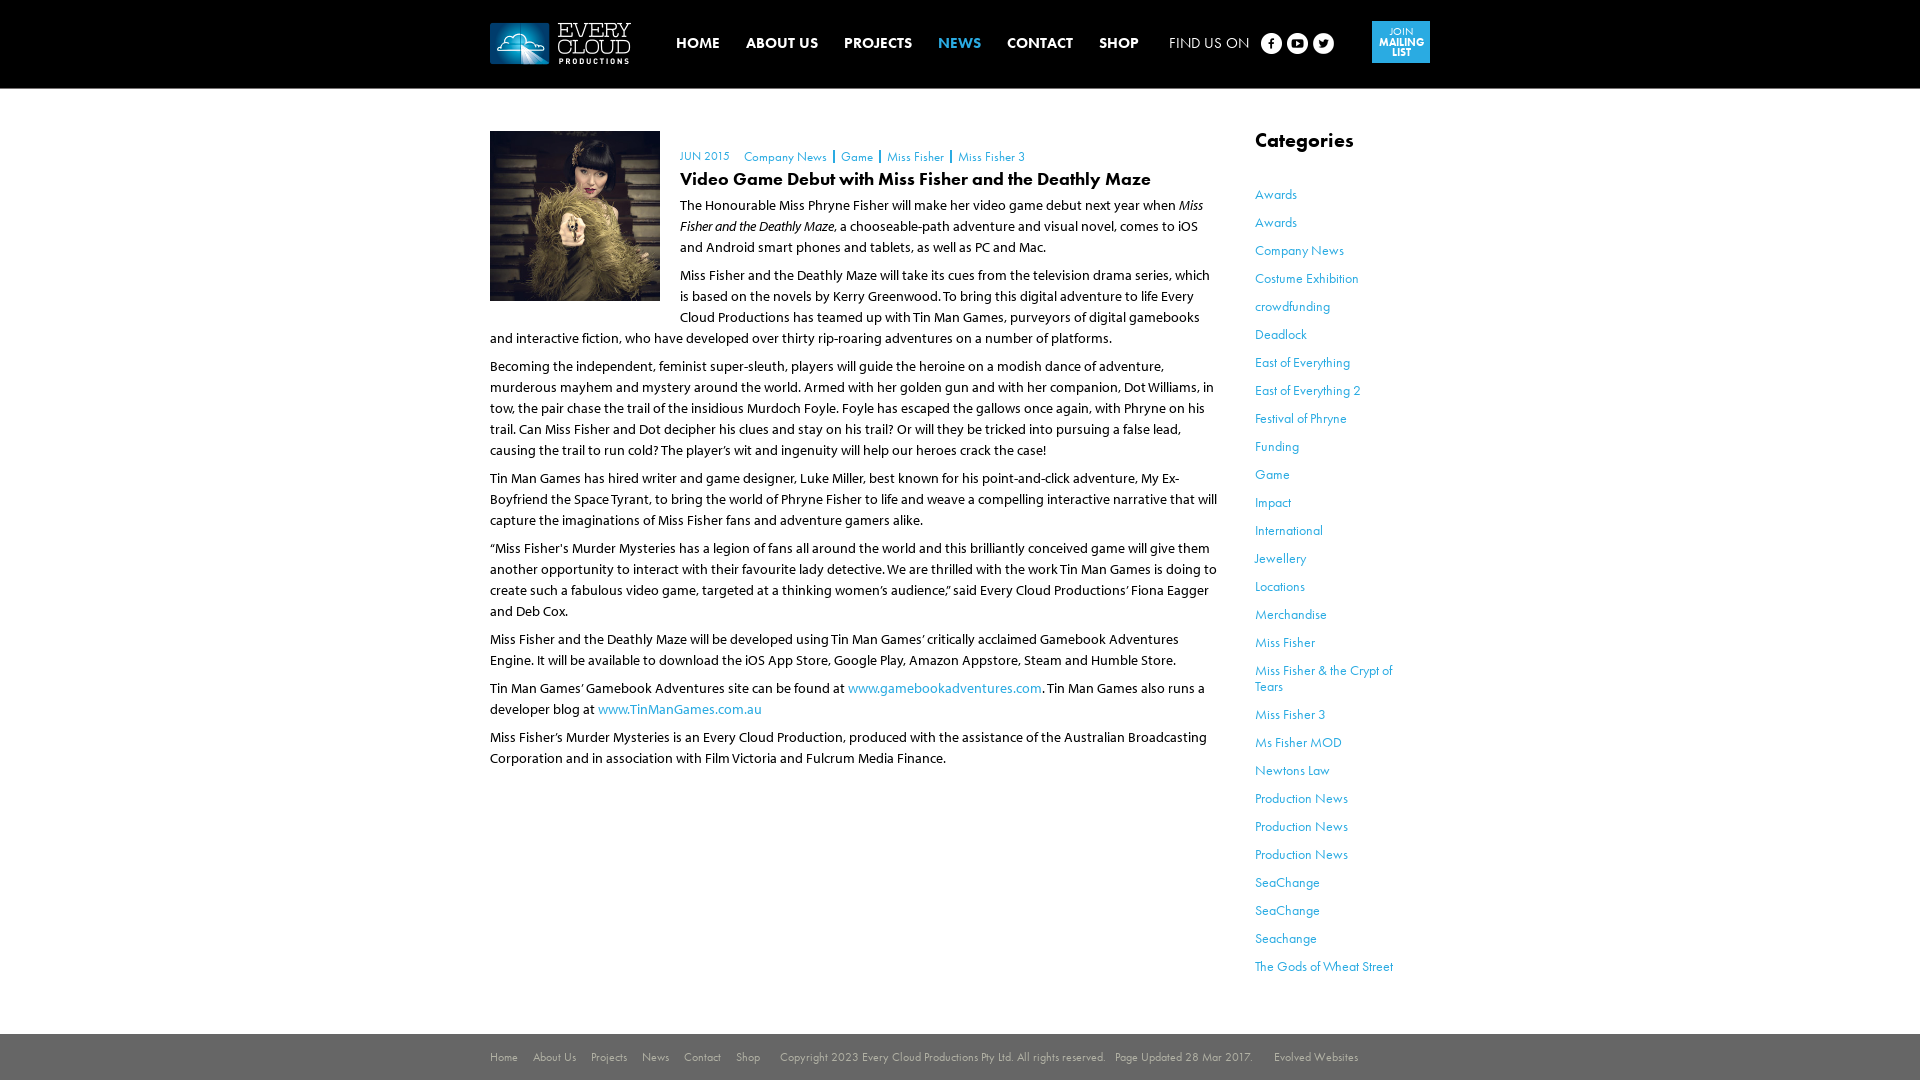 The image size is (1920, 1080). What do you see at coordinates (1286, 937) in the screenshot?
I see `'Seachange'` at bounding box center [1286, 937].